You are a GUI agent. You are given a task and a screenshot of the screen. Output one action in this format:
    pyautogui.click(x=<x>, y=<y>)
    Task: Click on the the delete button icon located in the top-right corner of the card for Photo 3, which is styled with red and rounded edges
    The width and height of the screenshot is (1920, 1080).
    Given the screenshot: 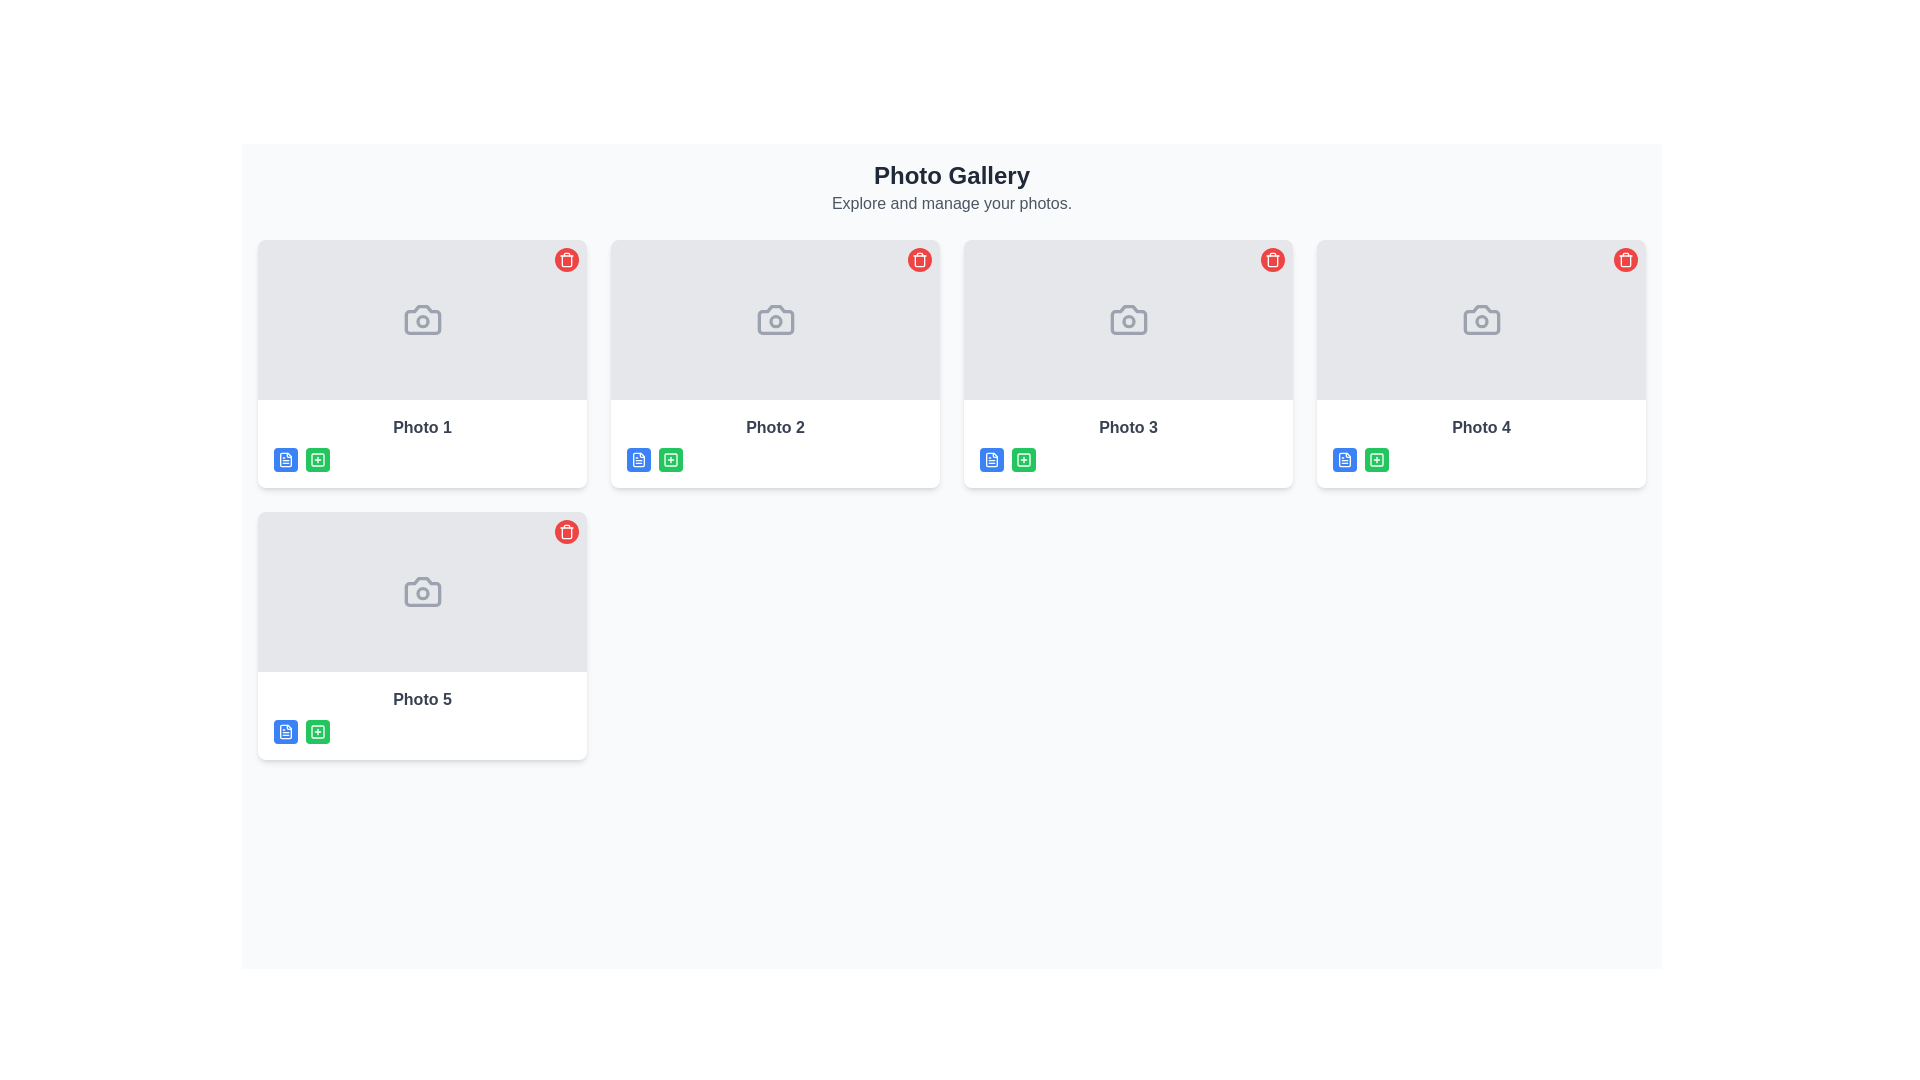 What is the action you would take?
    pyautogui.click(x=1271, y=258)
    